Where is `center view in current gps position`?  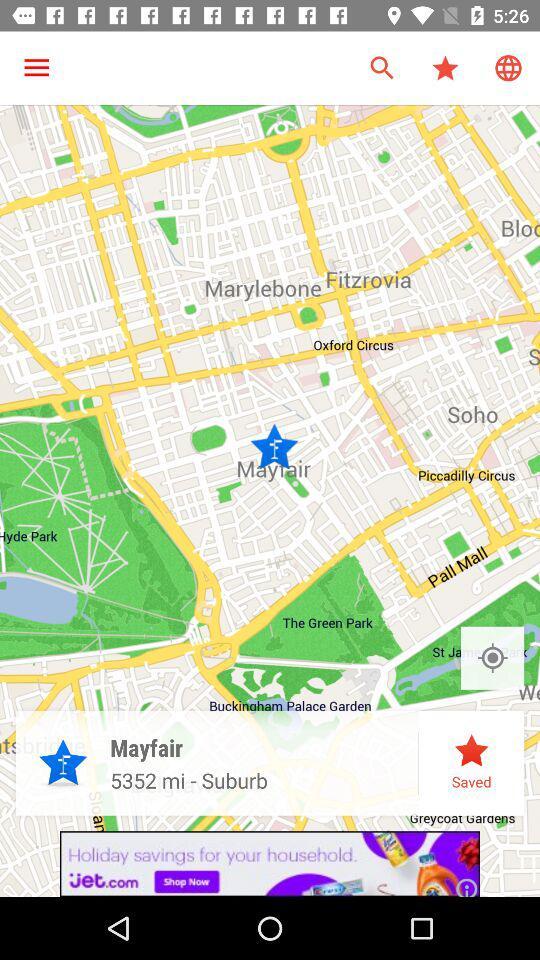
center view in current gps position is located at coordinates (491, 657).